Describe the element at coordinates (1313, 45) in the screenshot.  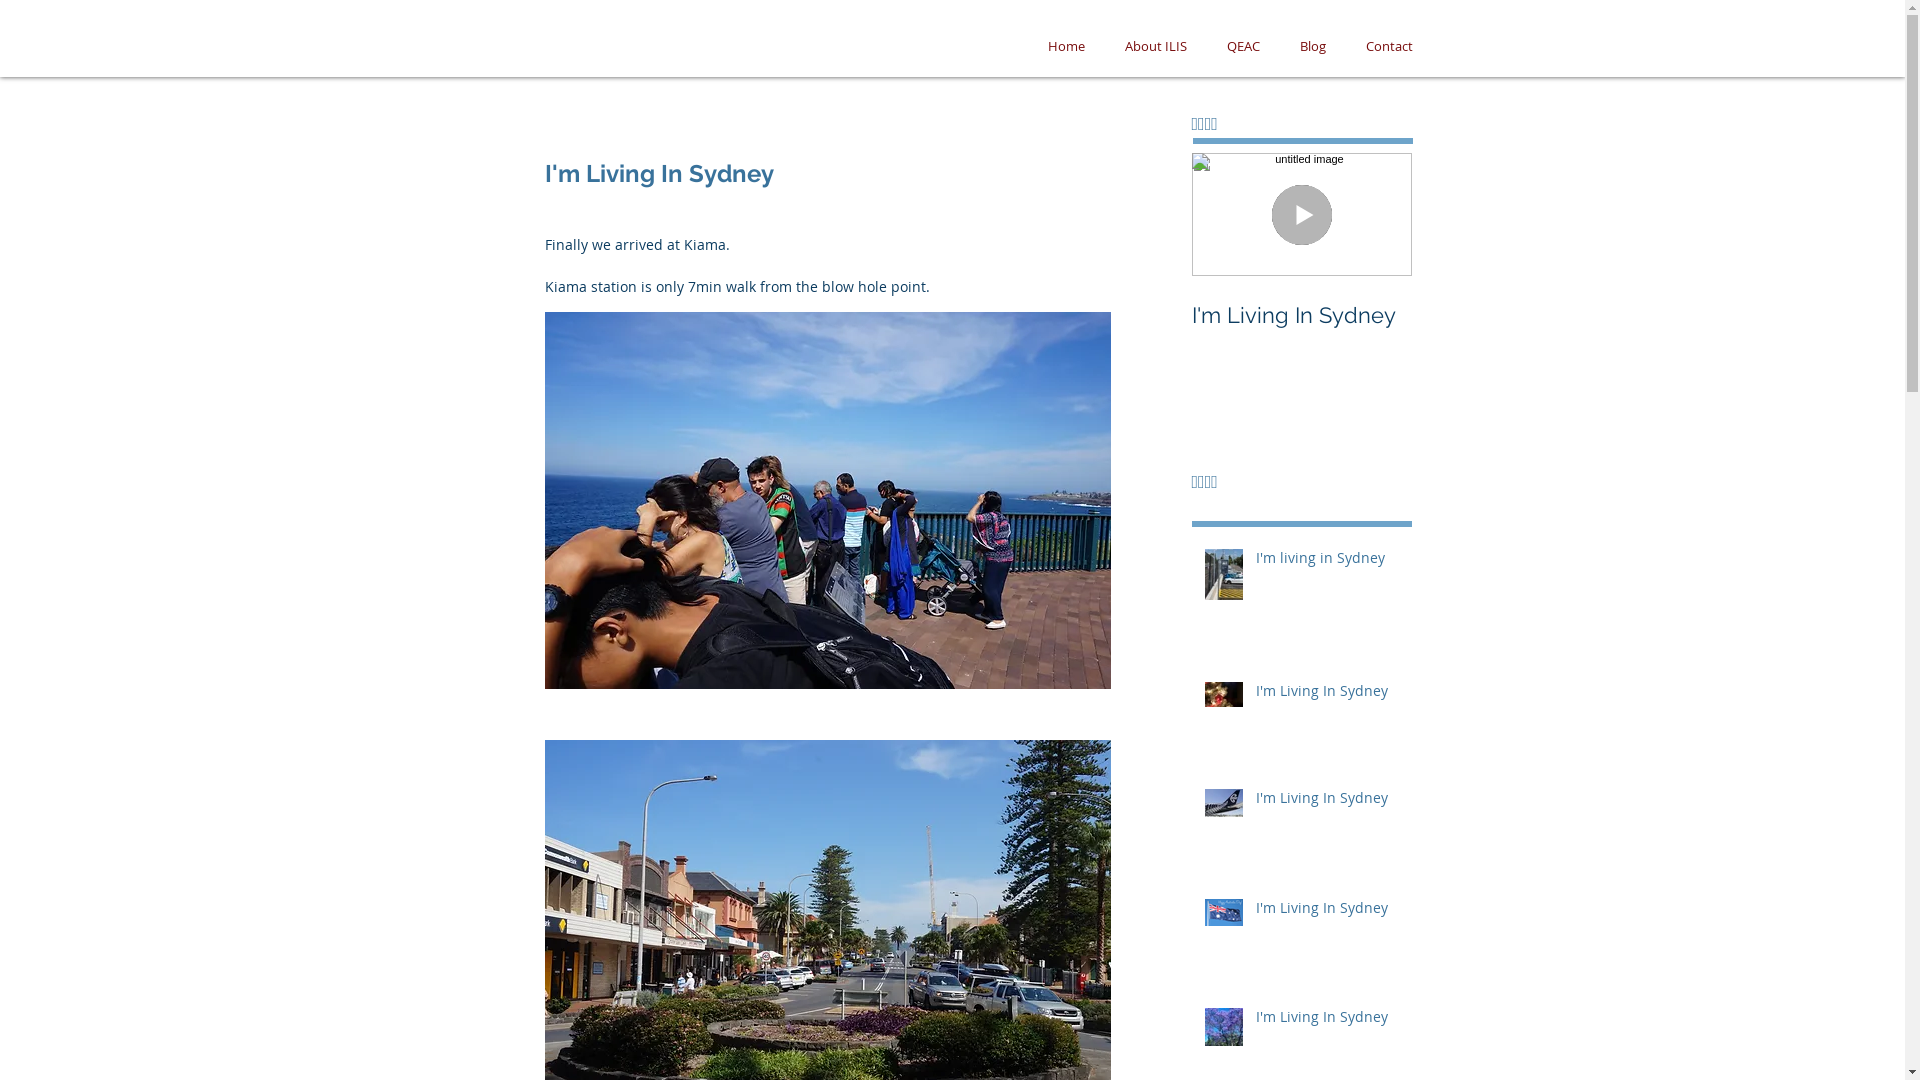
I see `'Blog'` at that location.